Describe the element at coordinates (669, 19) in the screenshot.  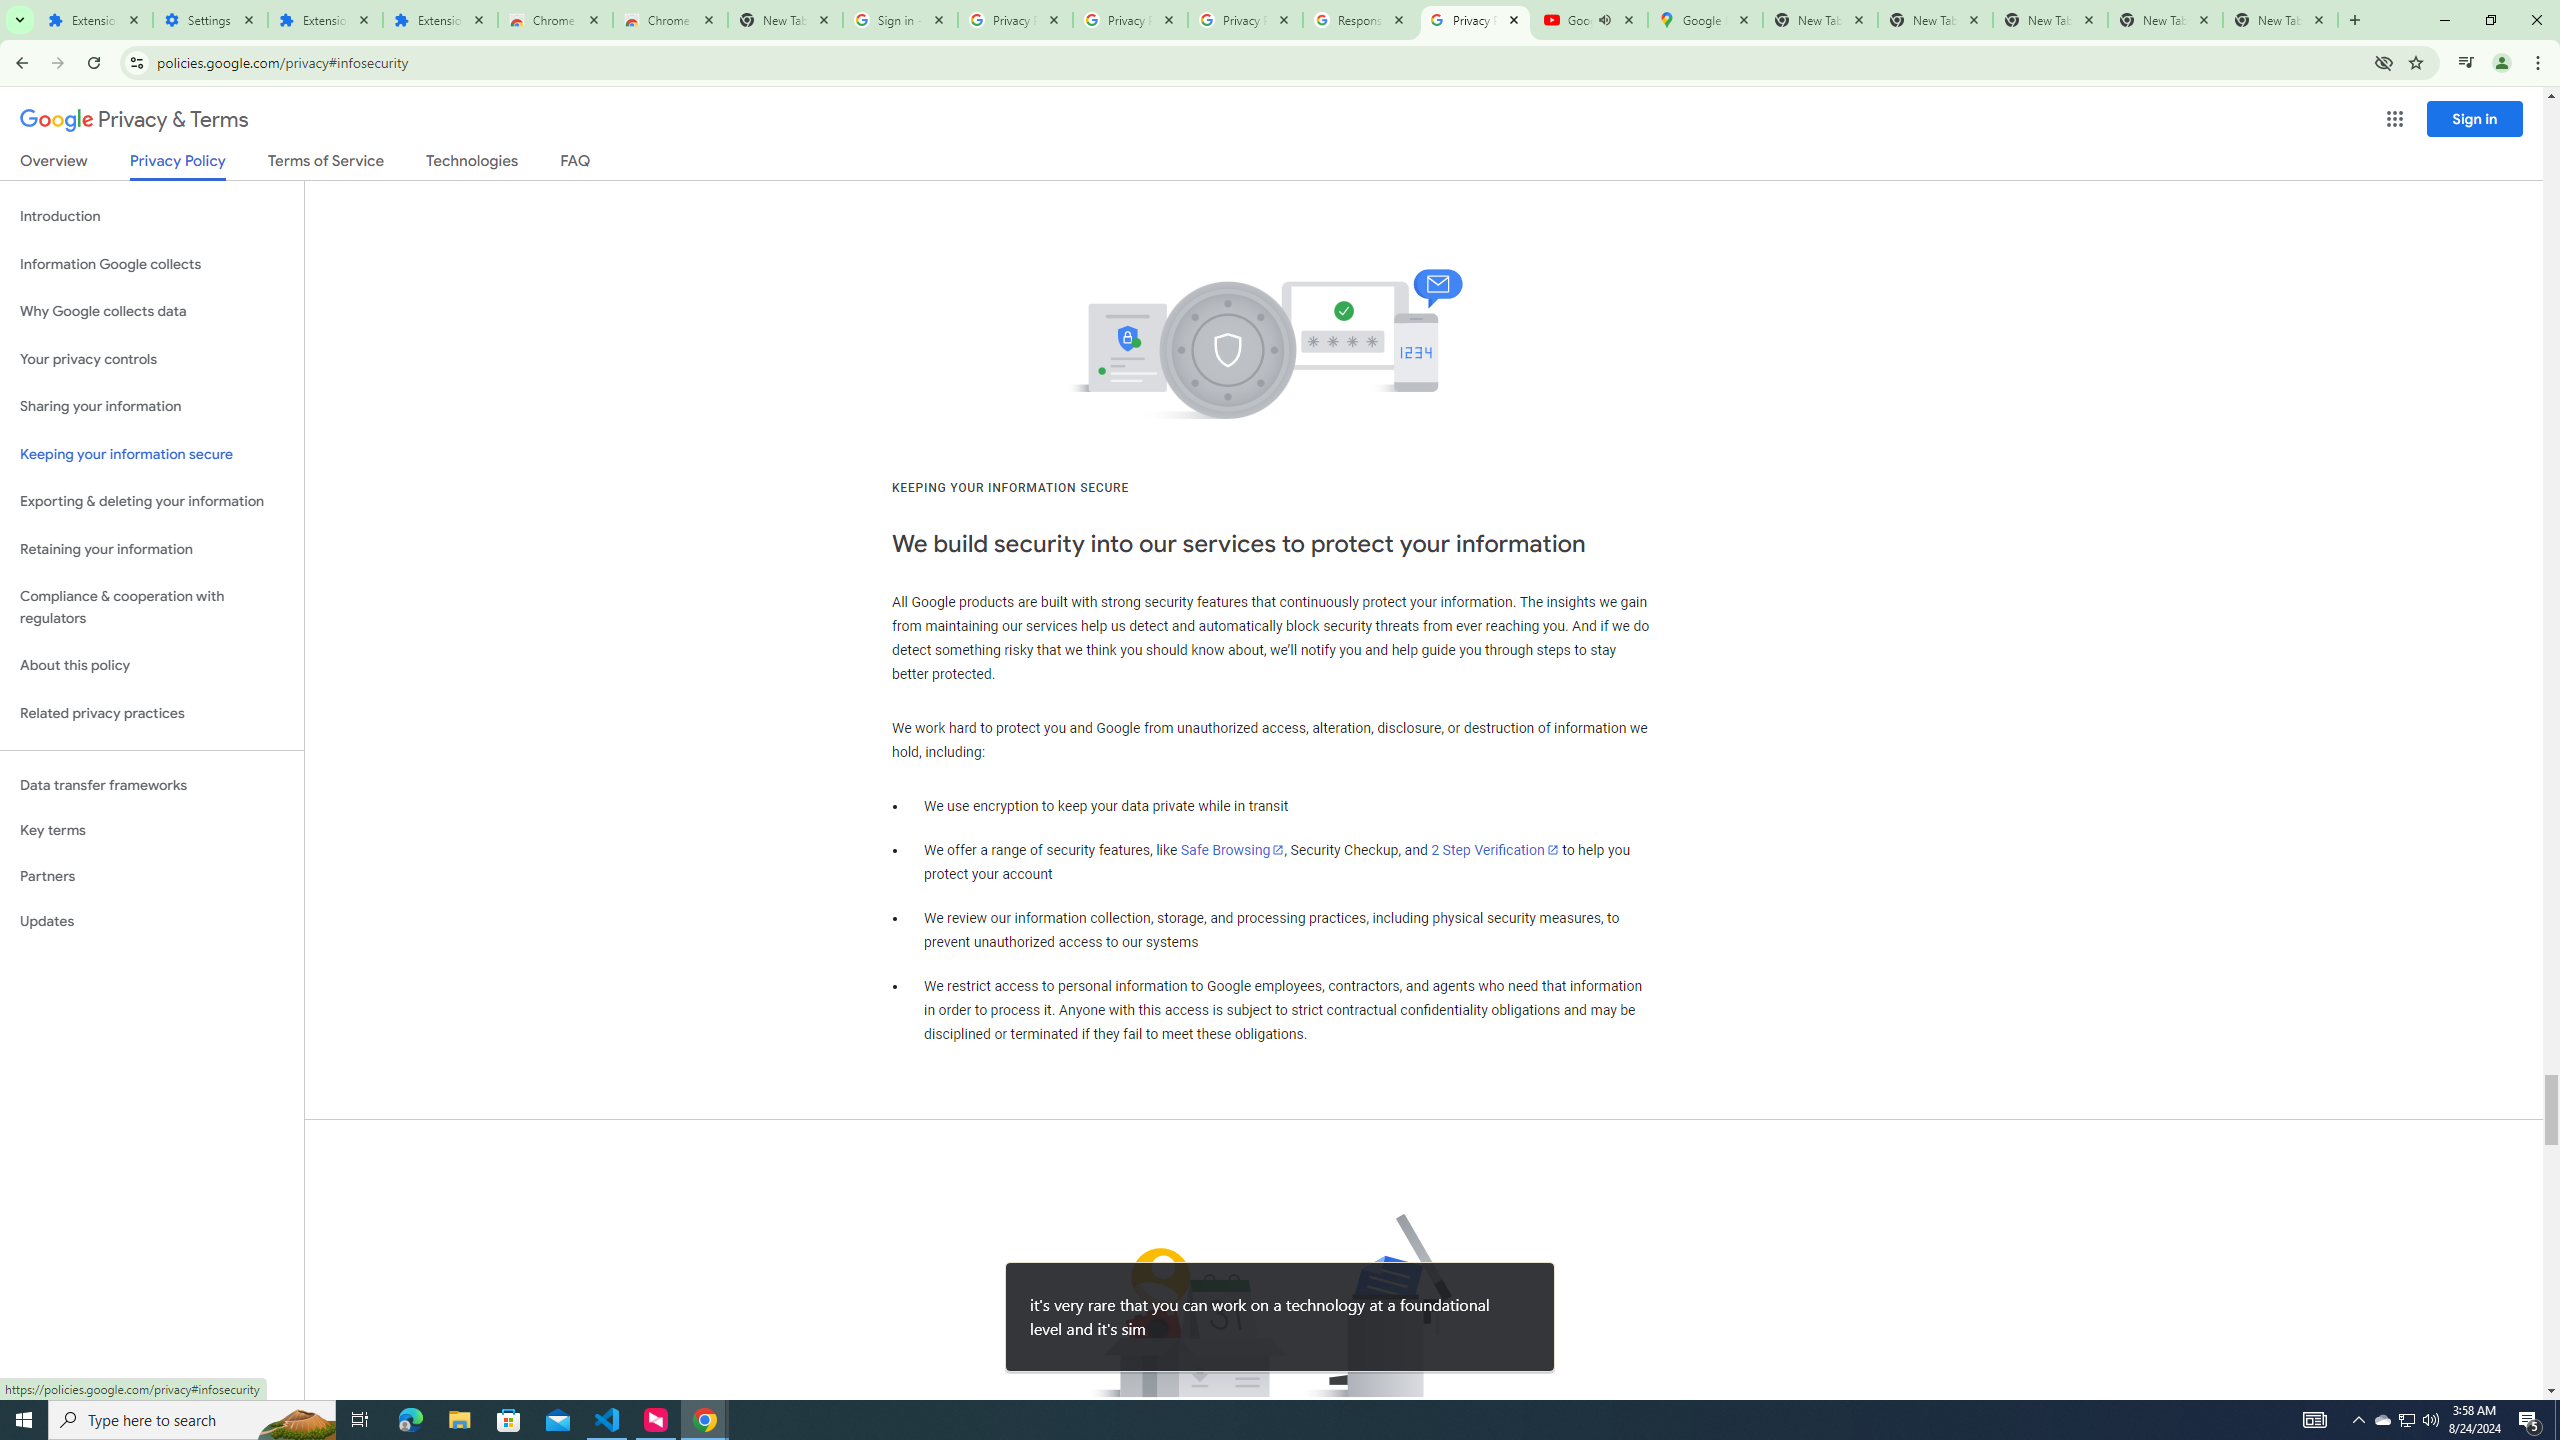
I see `'Chrome Web Store - Themes'` at that location.